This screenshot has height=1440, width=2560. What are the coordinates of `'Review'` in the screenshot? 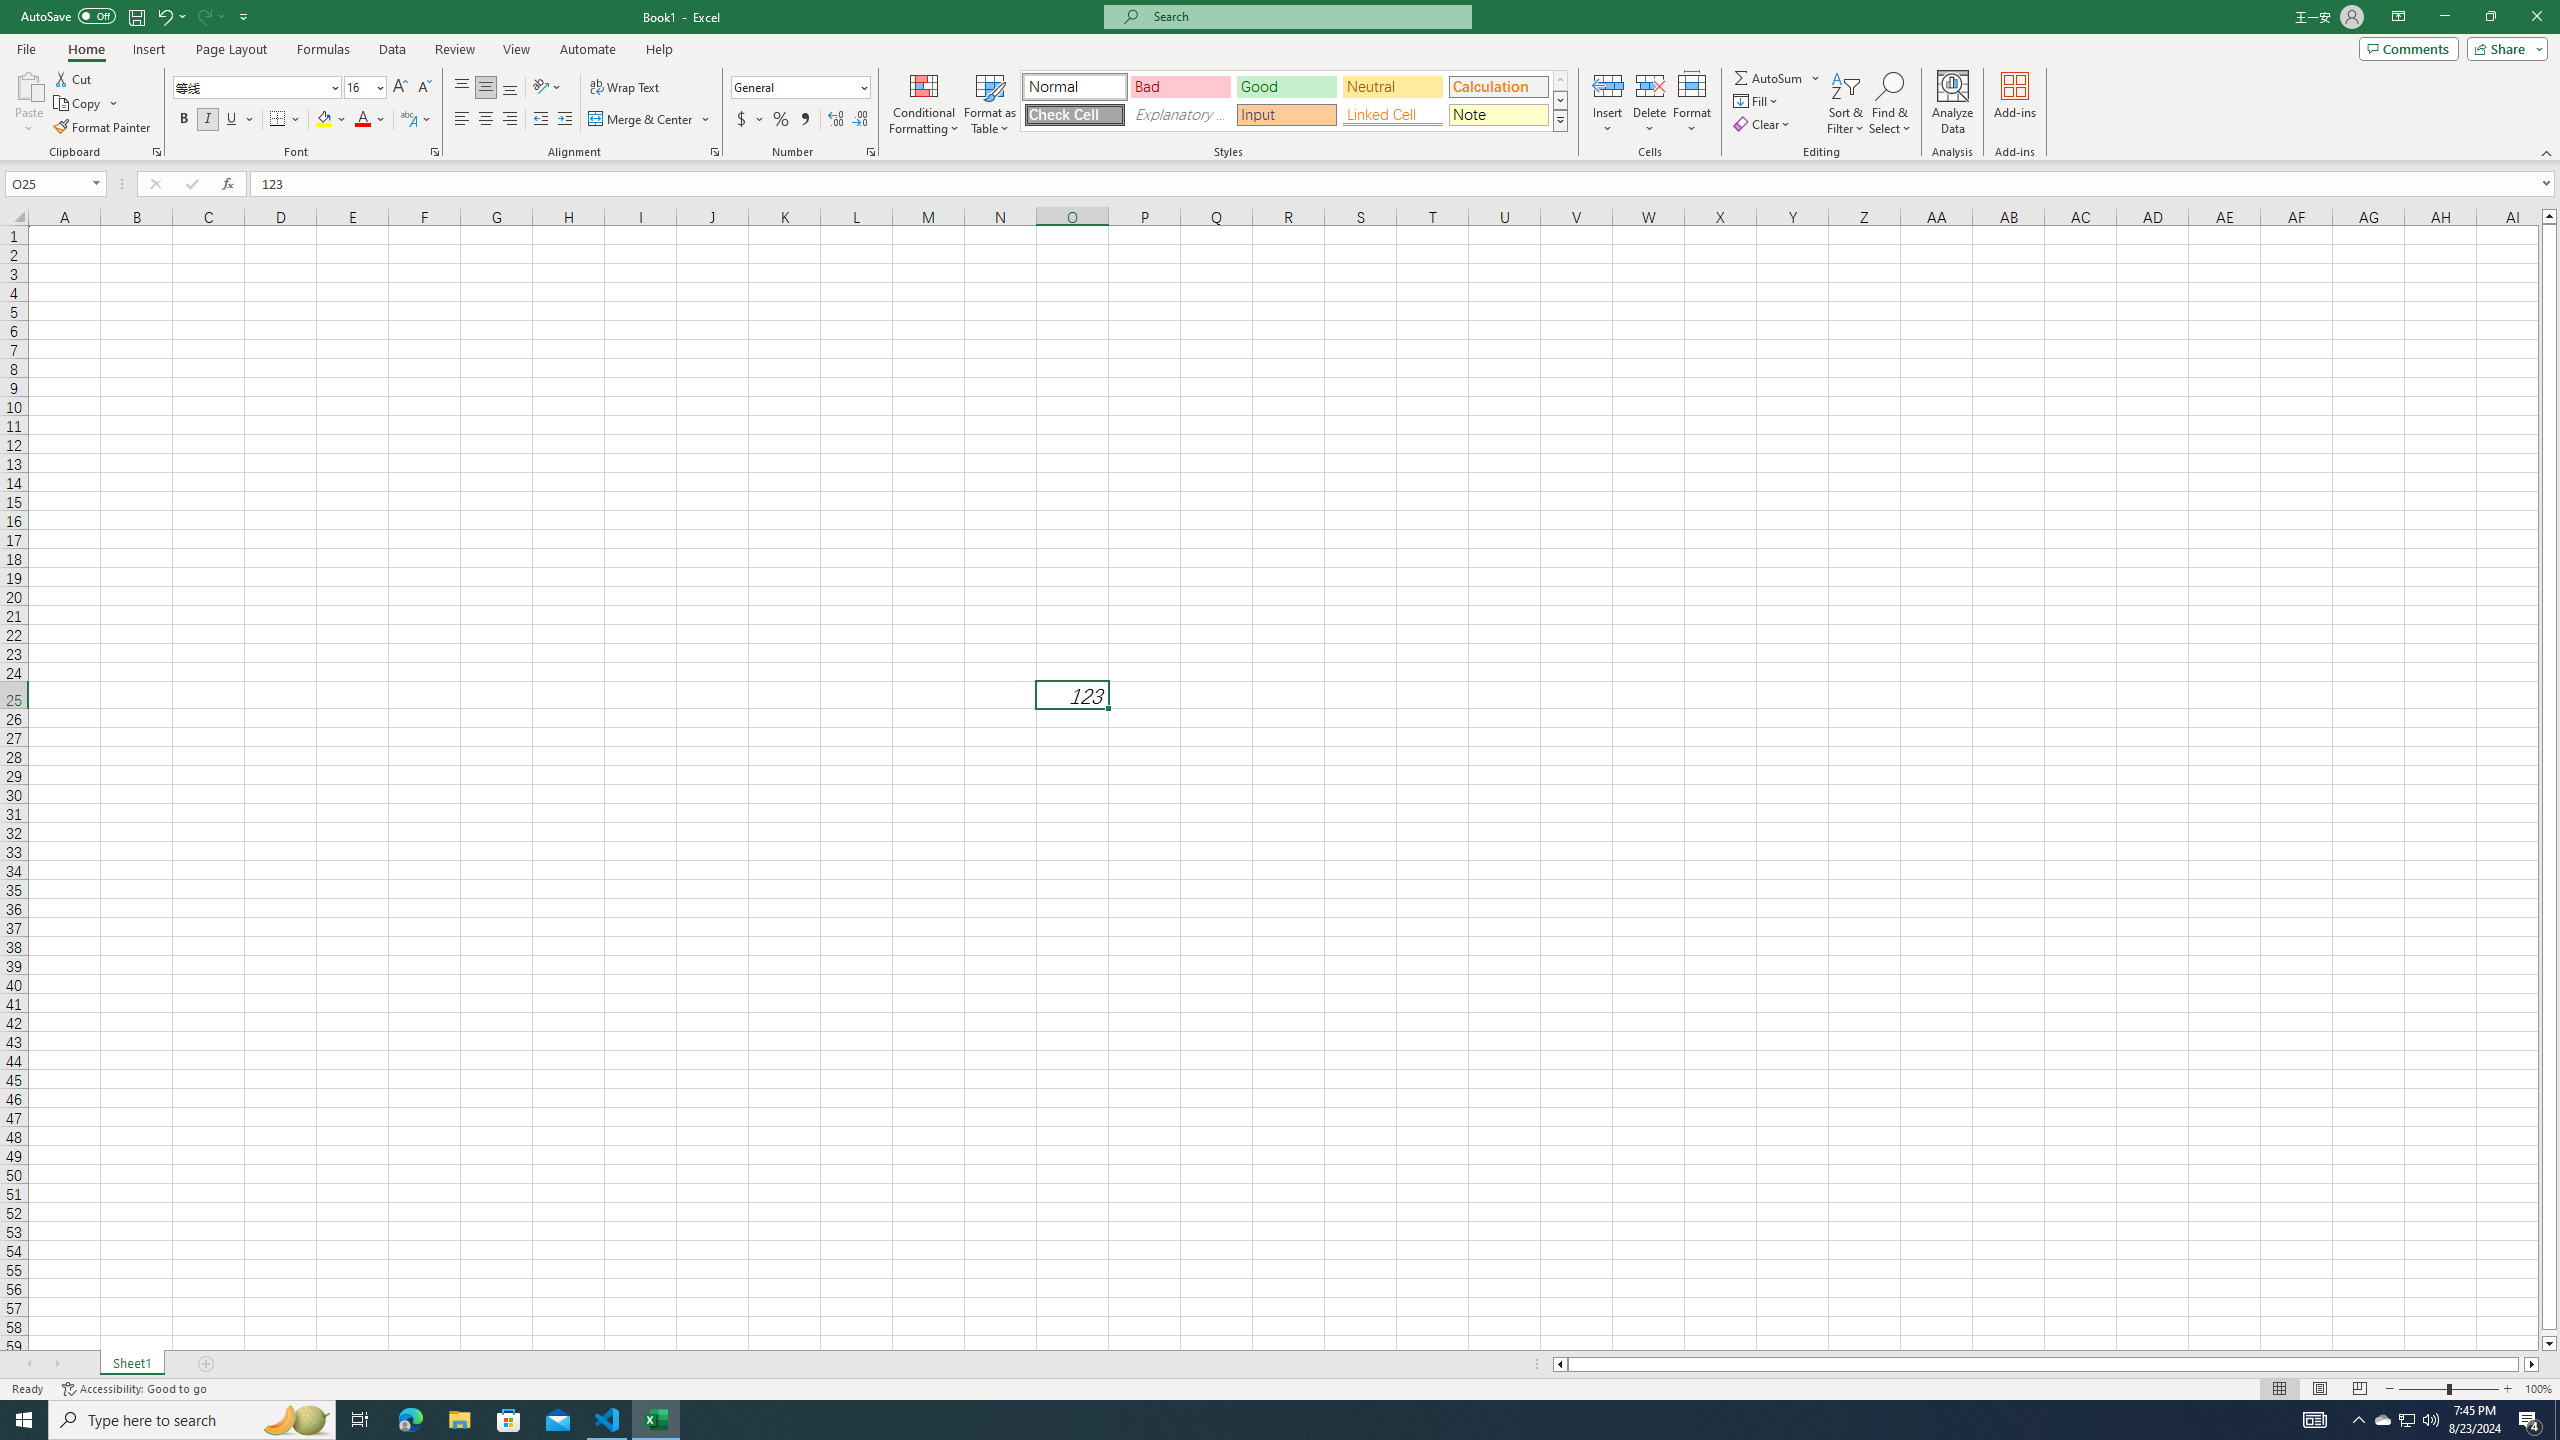 It's located at (453, 49).